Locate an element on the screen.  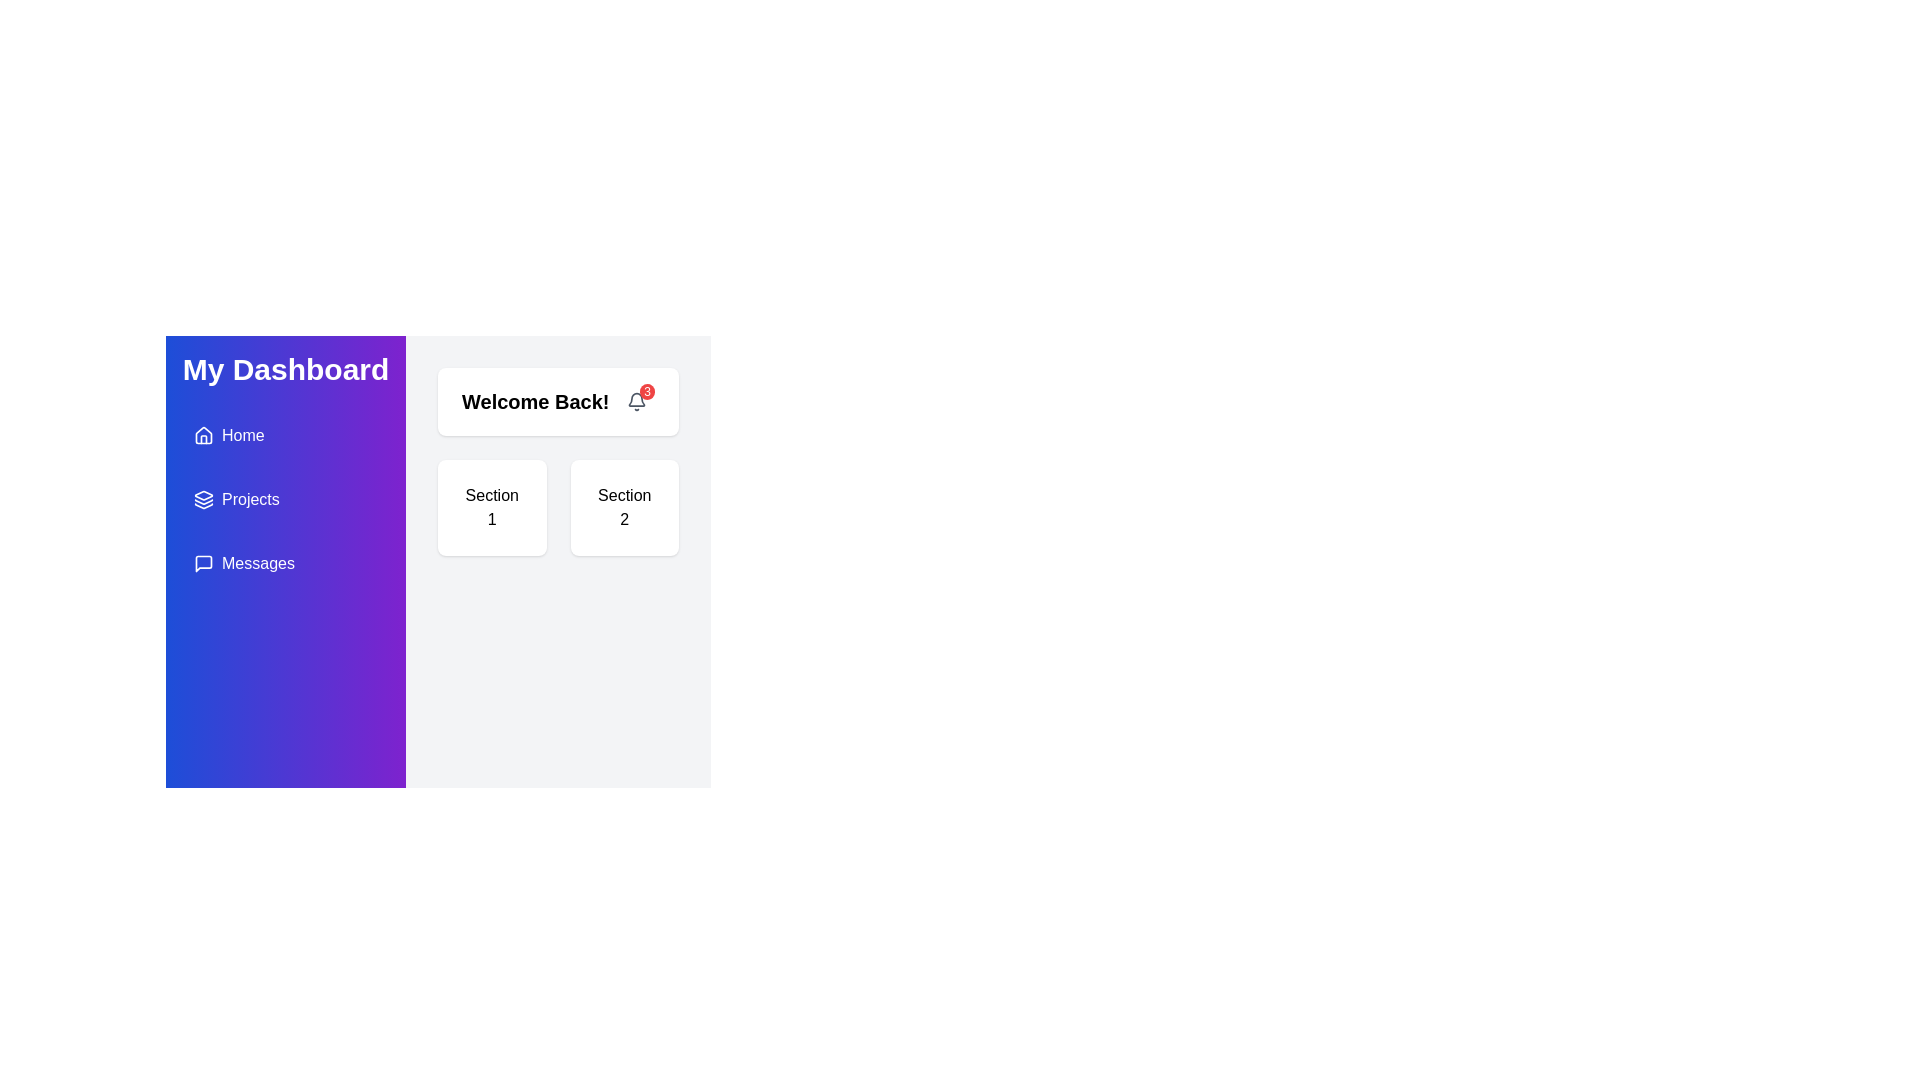
the 'Messages' icon located in the left-hand navigation menu is located at coordinates (203, 563).